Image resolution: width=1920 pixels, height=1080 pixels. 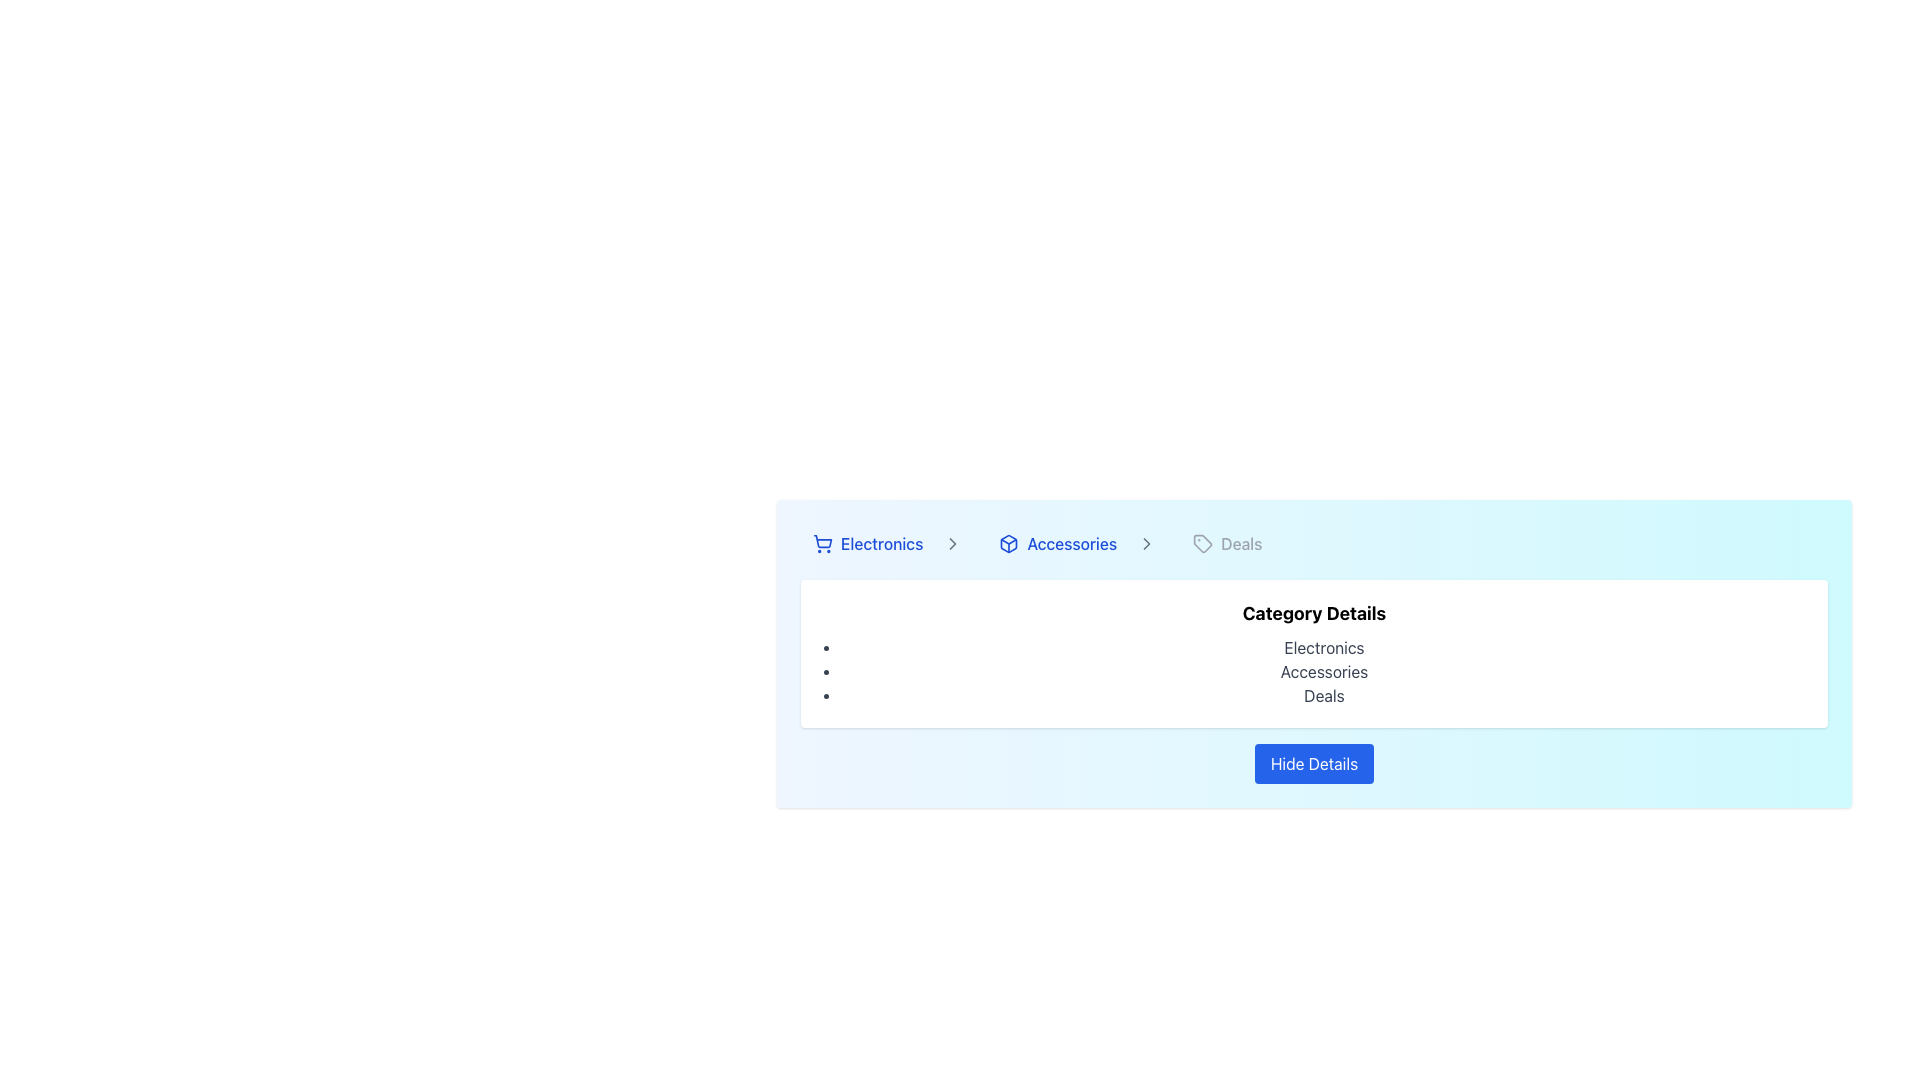 I want to click on the Breadcrumb Navigation Item labeled 'Accessories', so click(x=1074, y=543).